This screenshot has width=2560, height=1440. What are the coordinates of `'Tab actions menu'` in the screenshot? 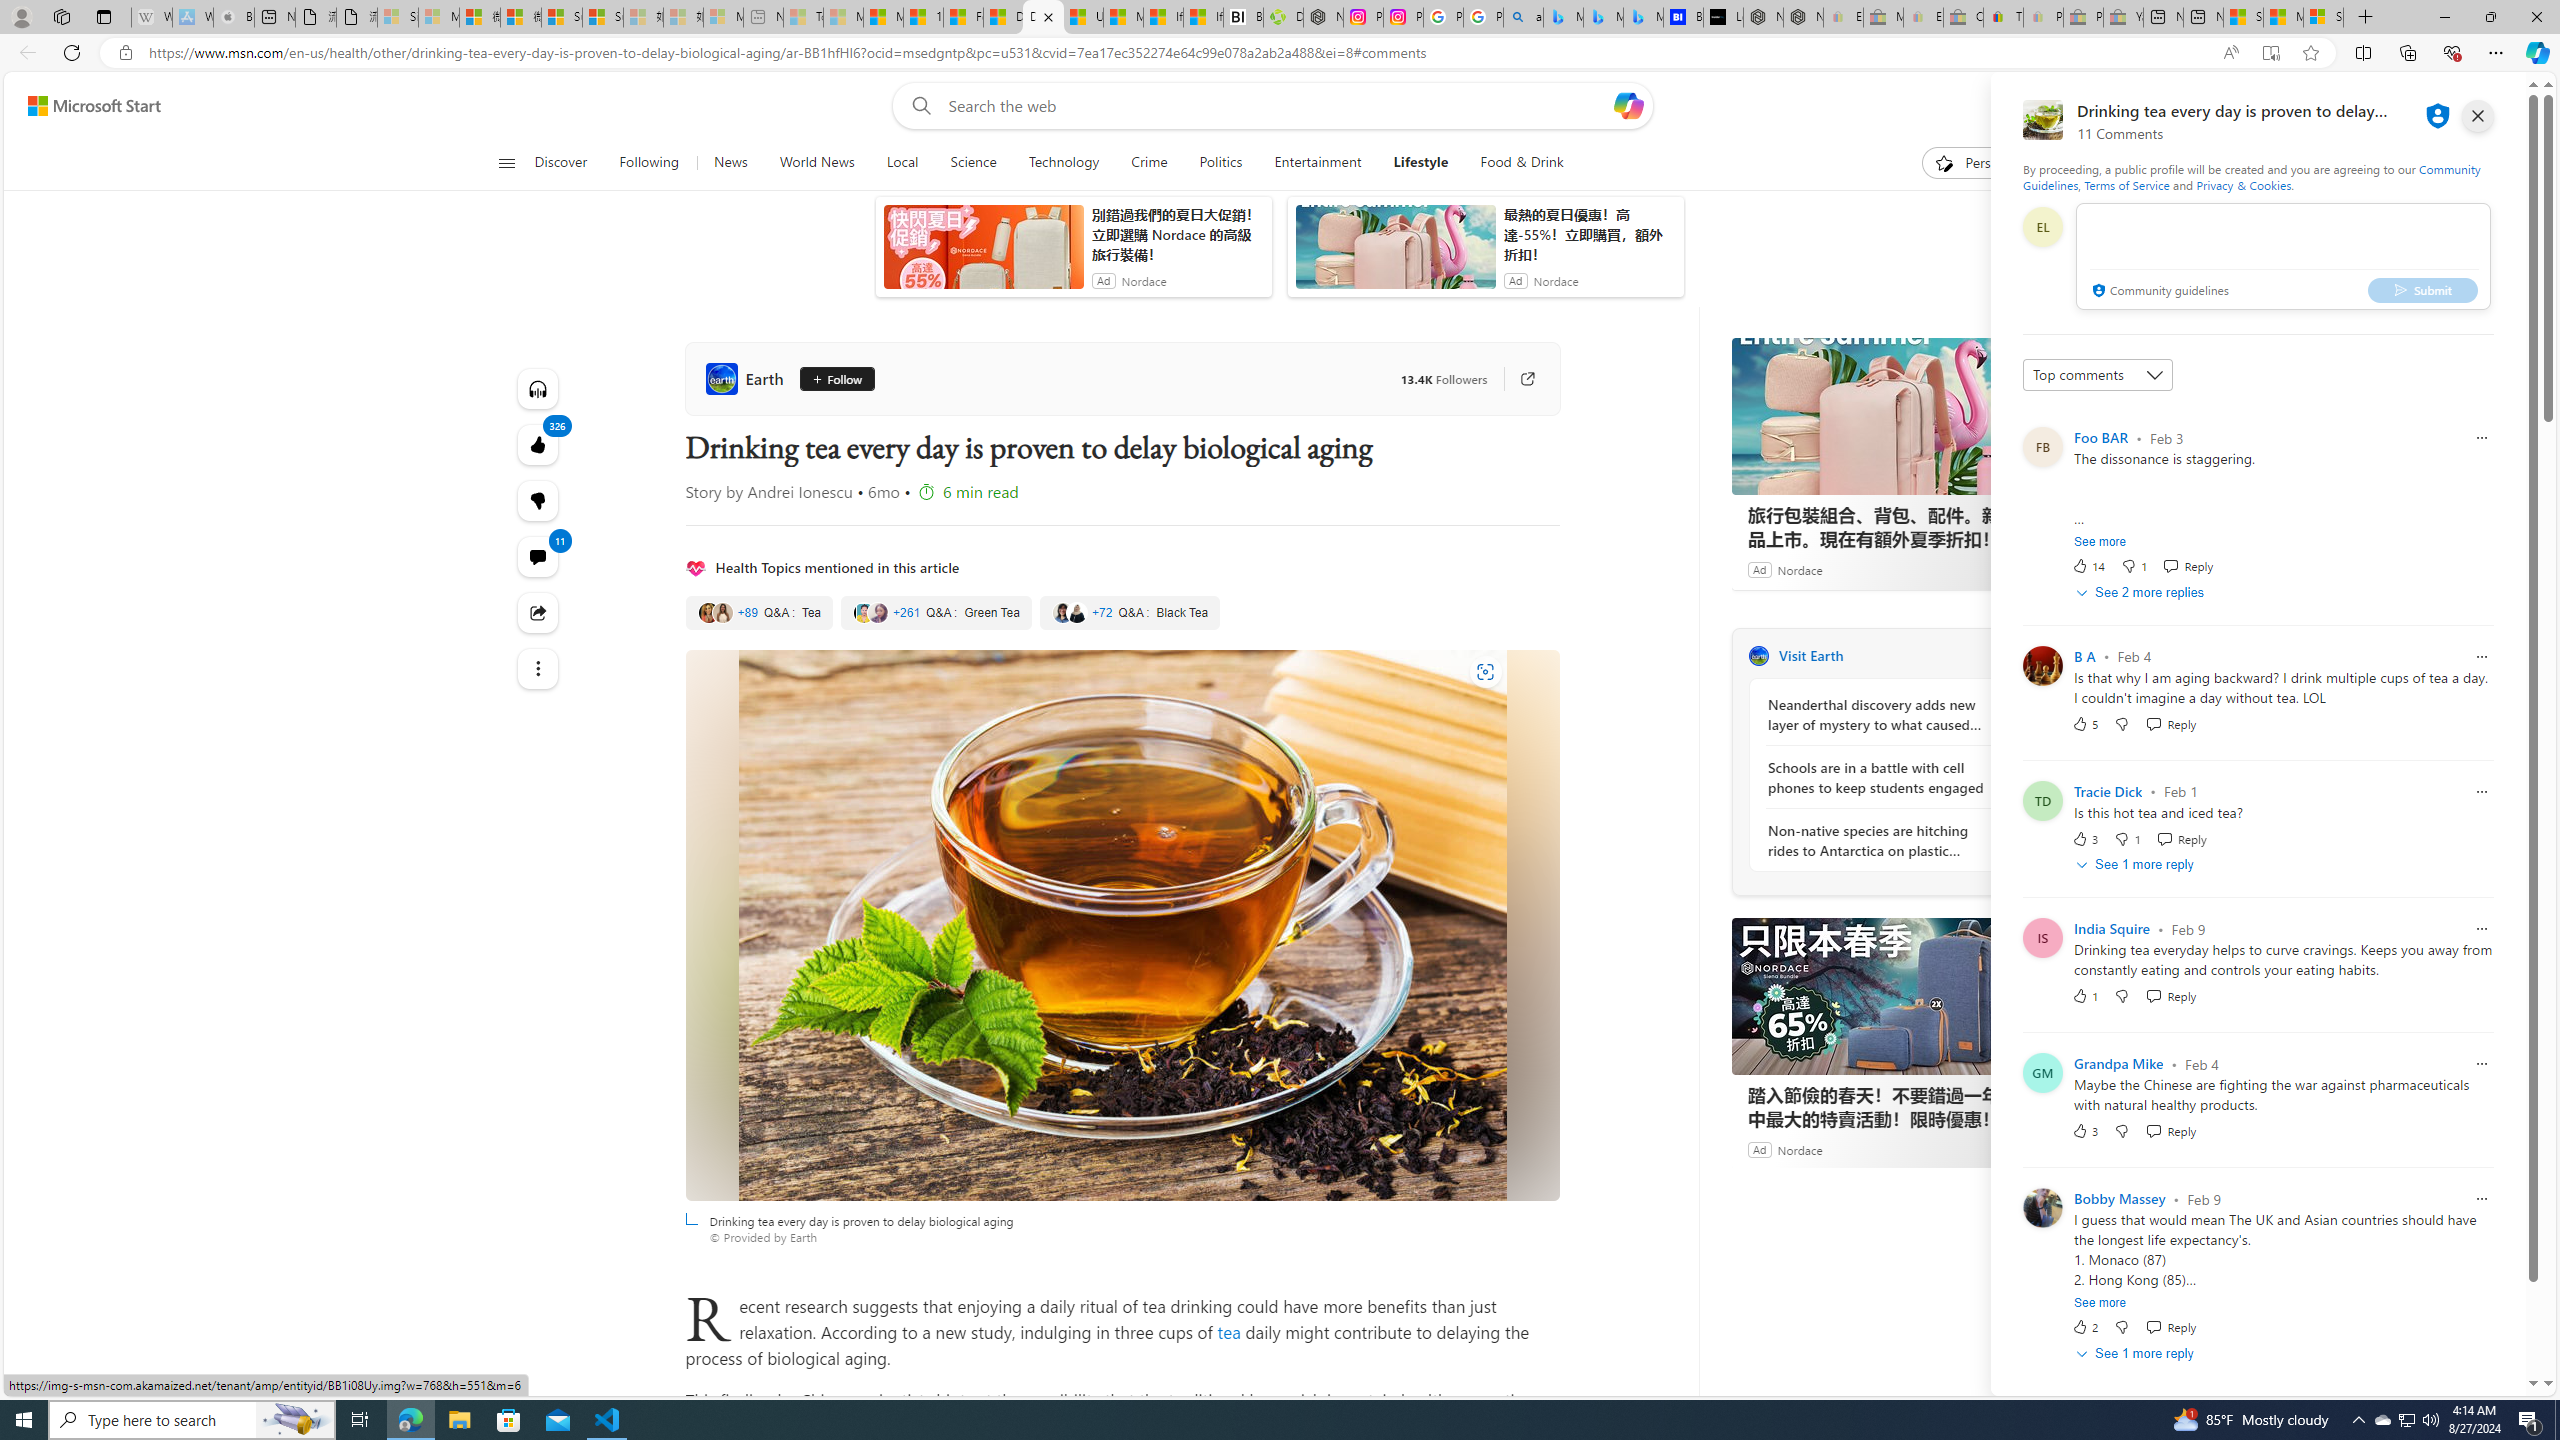 It's located at (102, 16).